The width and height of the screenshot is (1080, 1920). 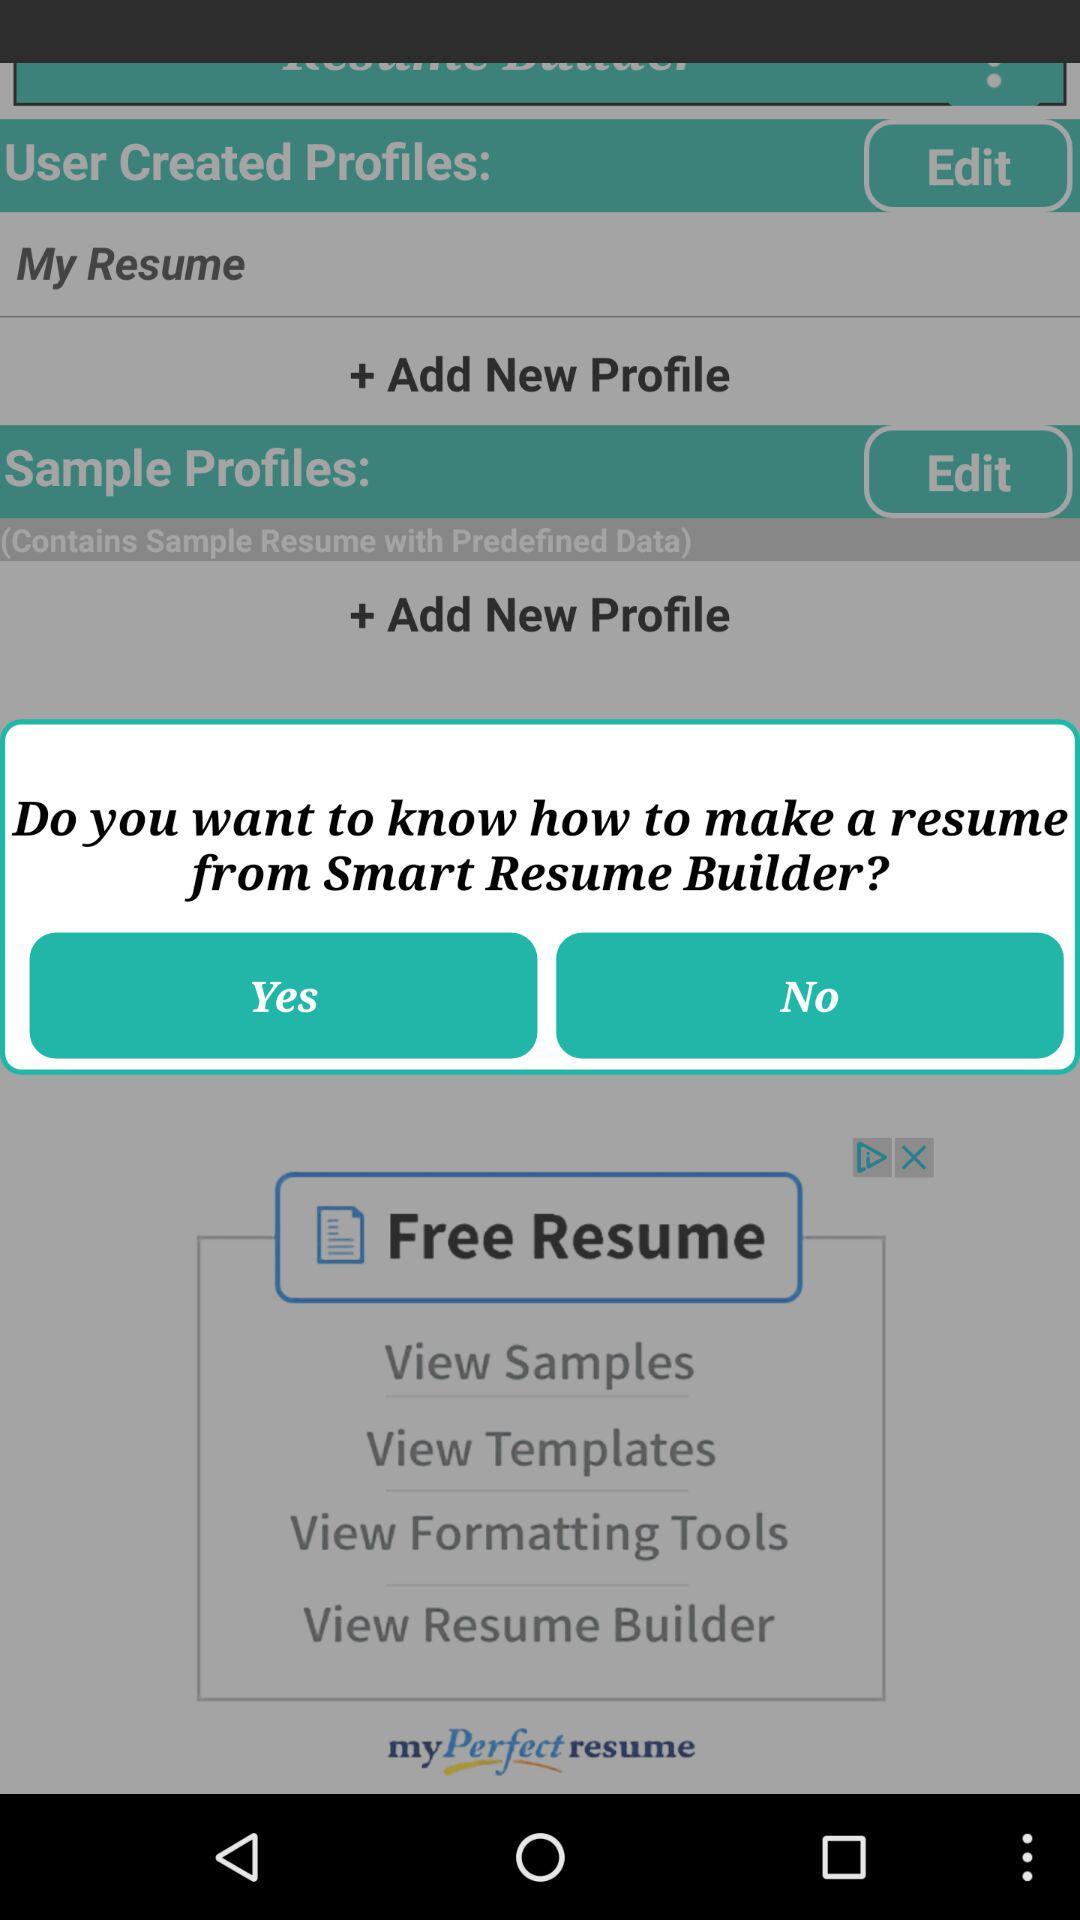 What do you see at coordinates (810, 995) in the screenshot?
I see `no icon` at bounding box center [810, 995].